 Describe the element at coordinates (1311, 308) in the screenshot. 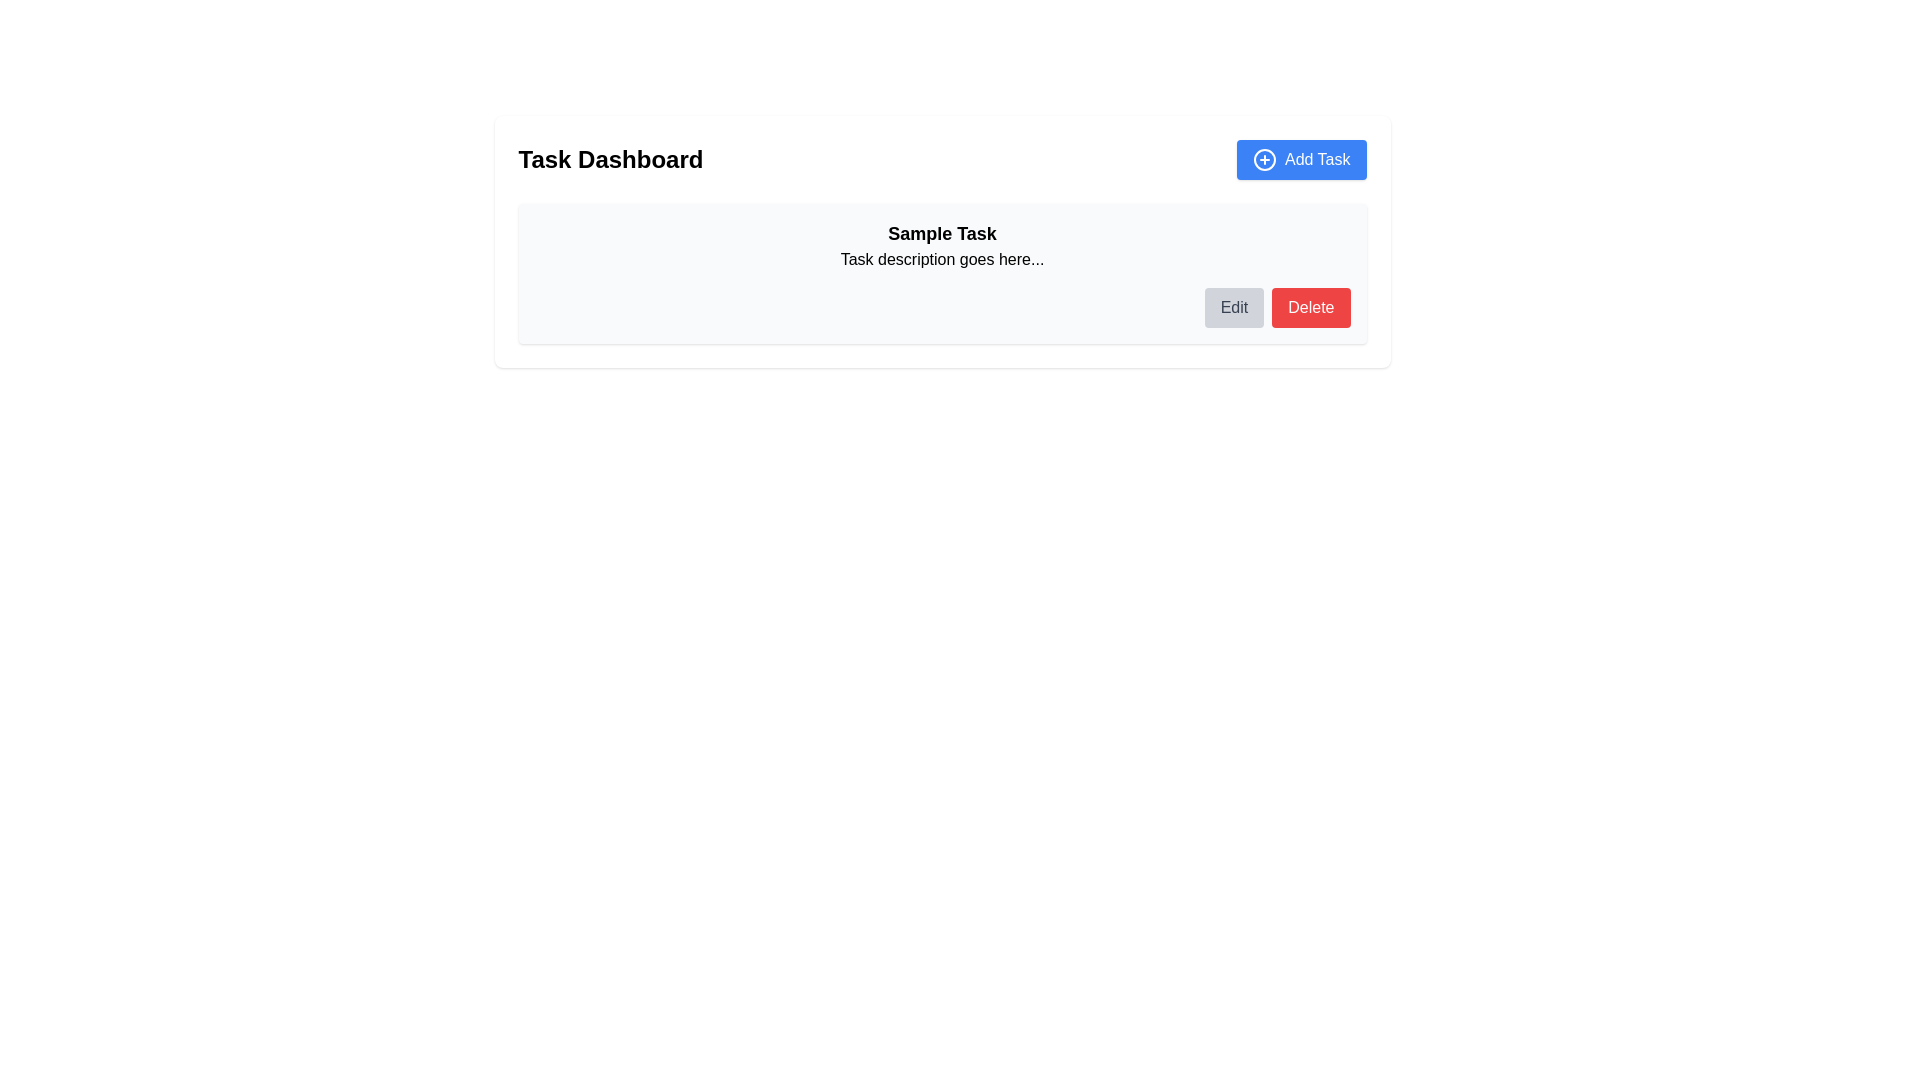

I see `the 'Delete' button` at that location.